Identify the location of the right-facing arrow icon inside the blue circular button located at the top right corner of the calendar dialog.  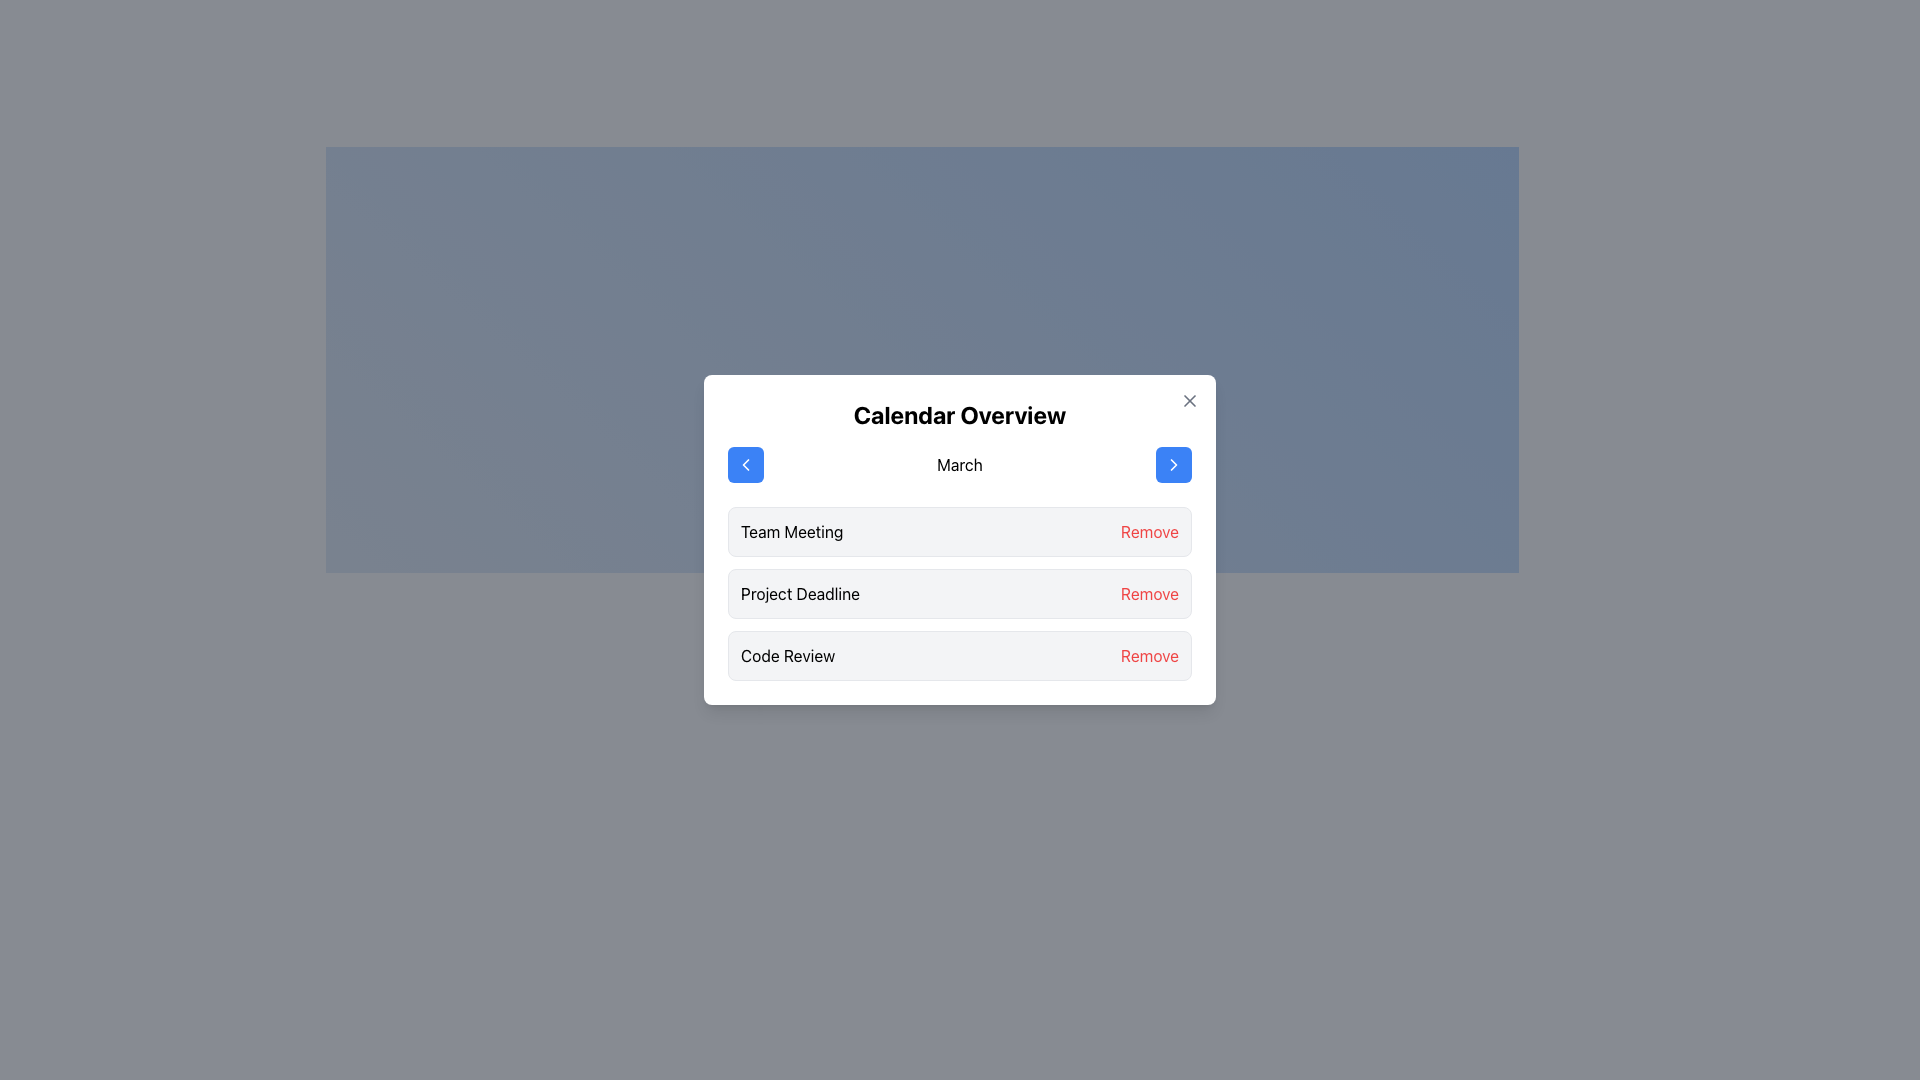
(1173, 465).